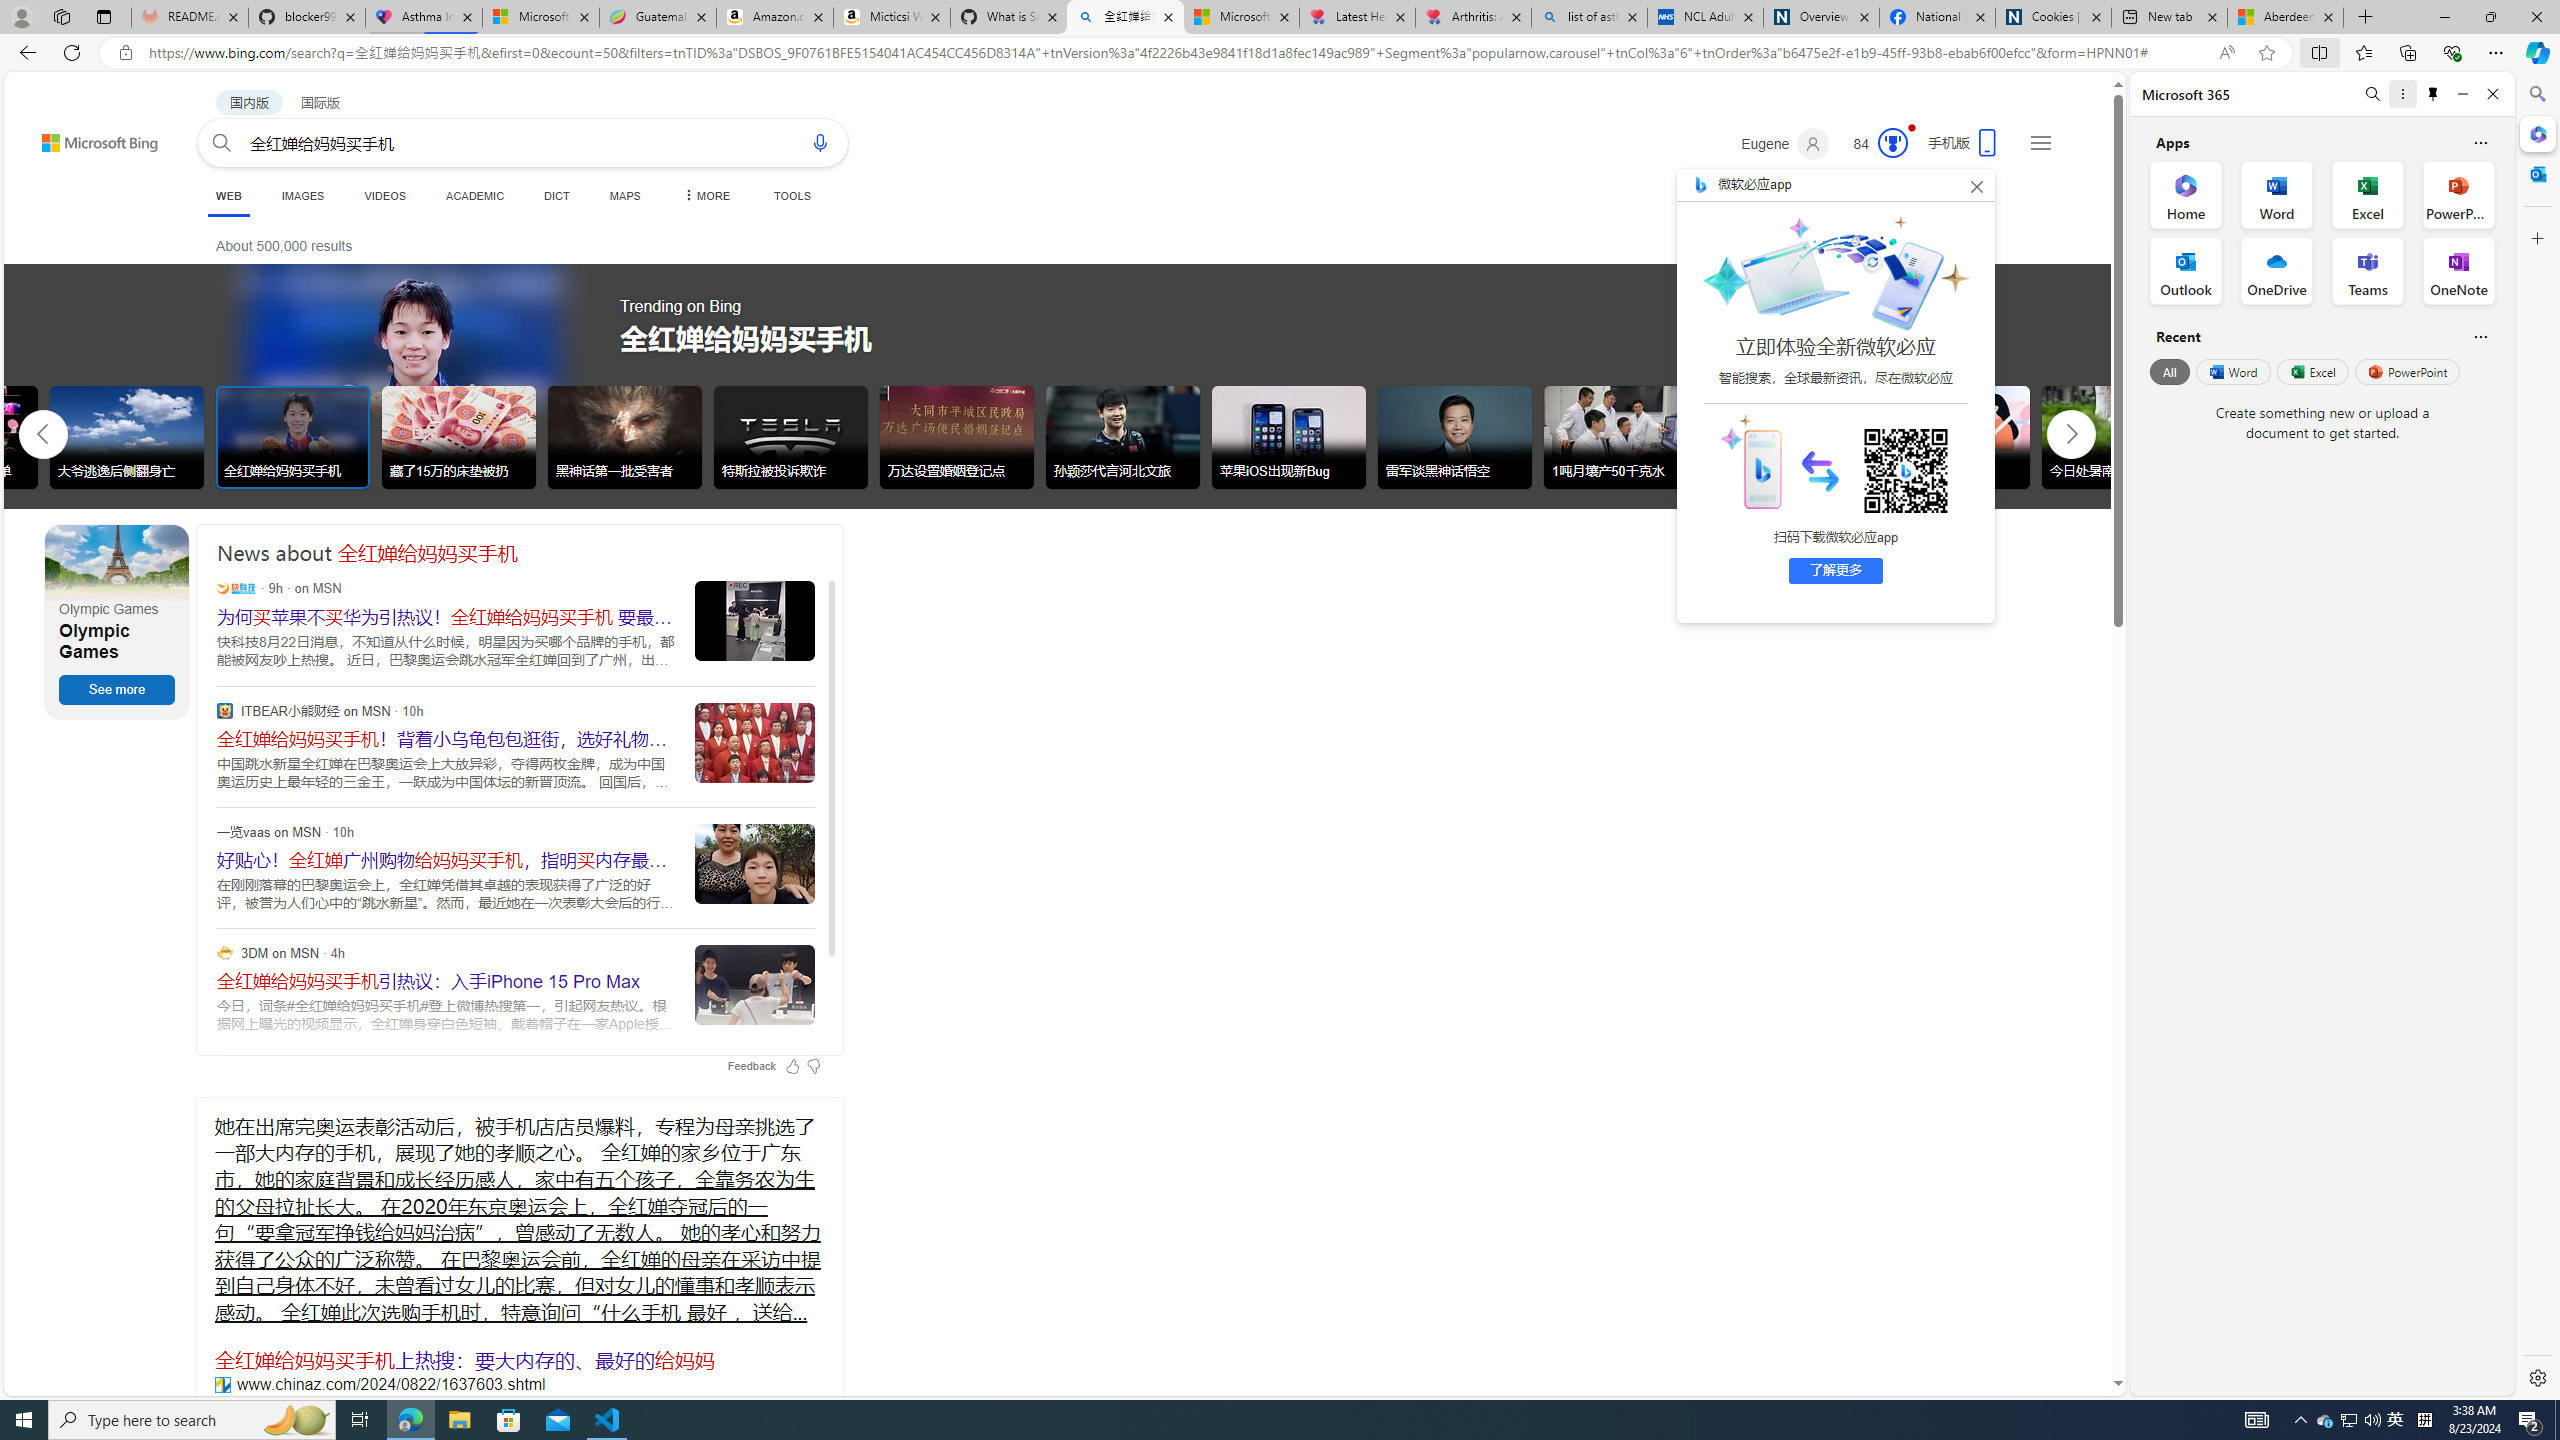 The width and height of the screenshot is (2560, 1440). What do you see at coordinates (228, 195) in the screenshot?
I see `'WEB'` at bounding box center [228, 195].